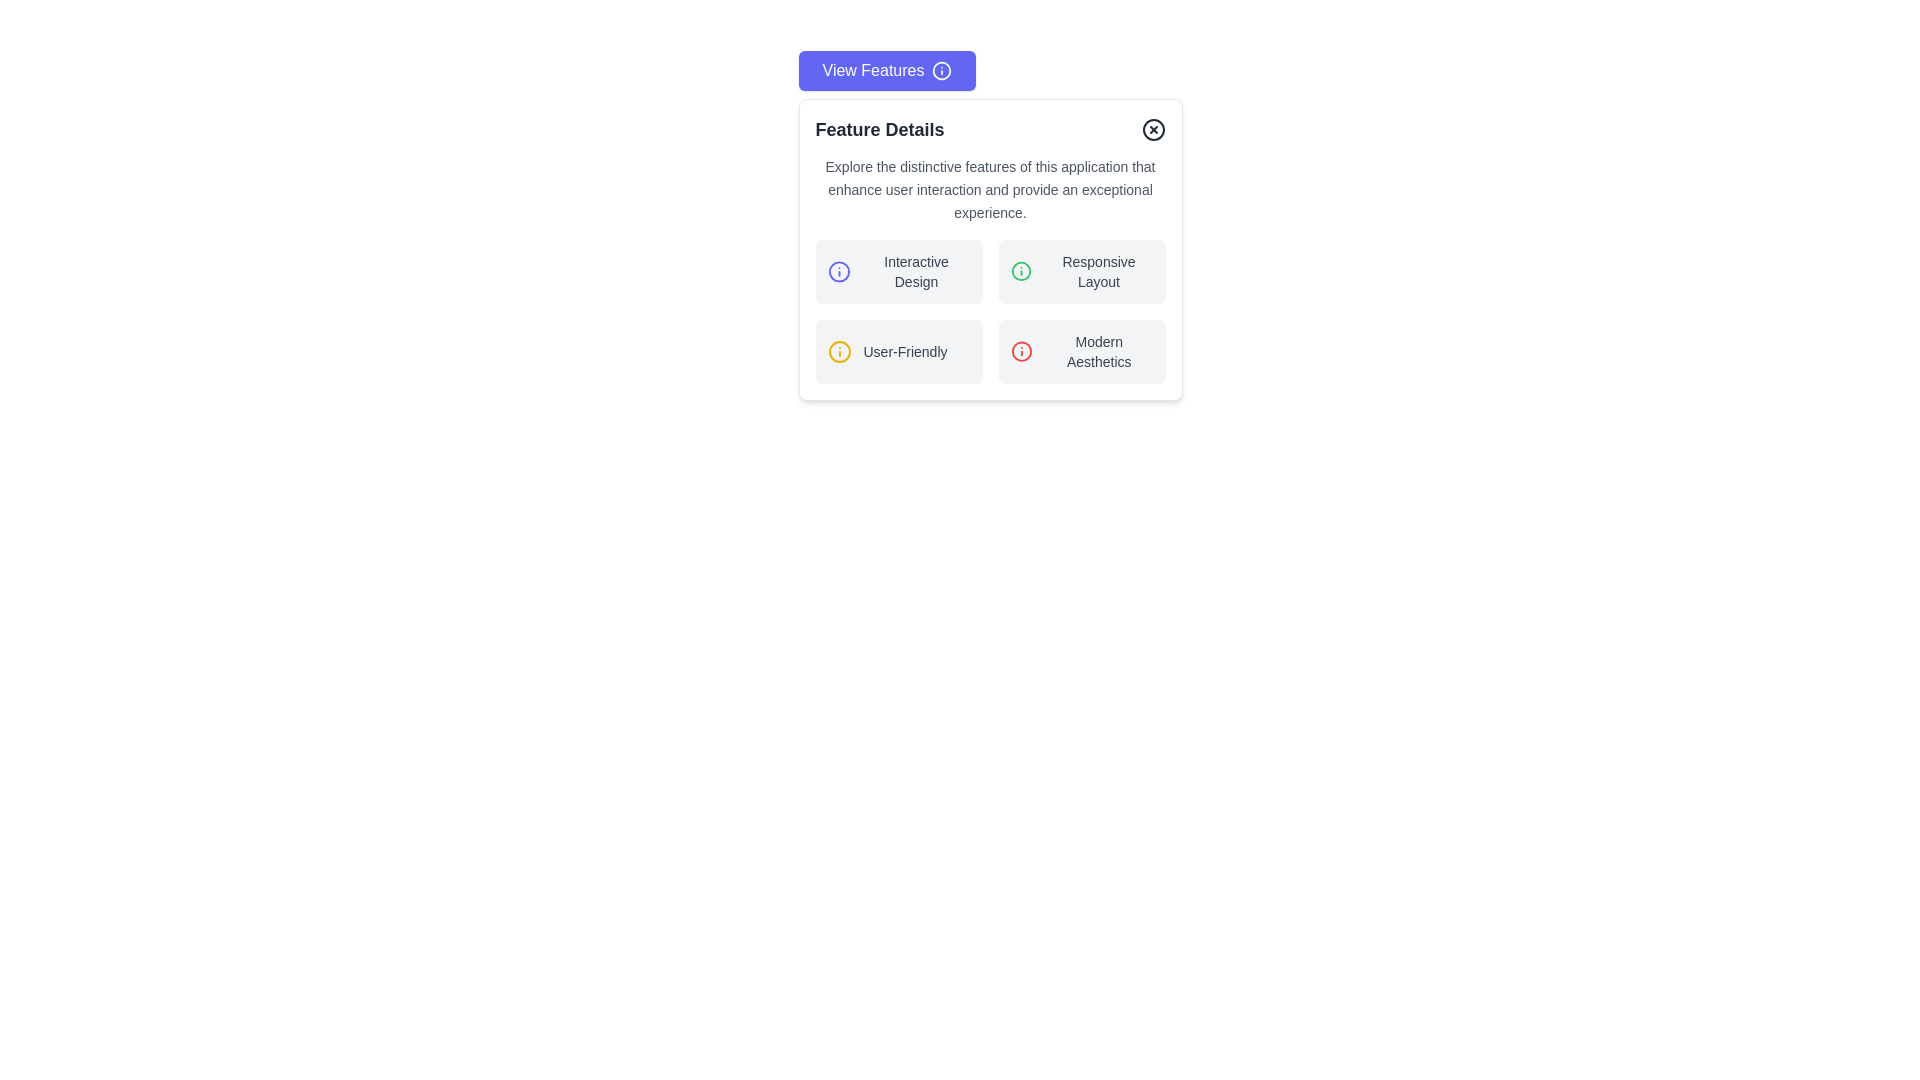  What do you see at coordinates (941, 69) in the screenshot?
I see `the circular information icon within the 'View Features' button, which features a hollow circle and a dot, positioned to the right of the button's text label` at bounding box center [941, 69].